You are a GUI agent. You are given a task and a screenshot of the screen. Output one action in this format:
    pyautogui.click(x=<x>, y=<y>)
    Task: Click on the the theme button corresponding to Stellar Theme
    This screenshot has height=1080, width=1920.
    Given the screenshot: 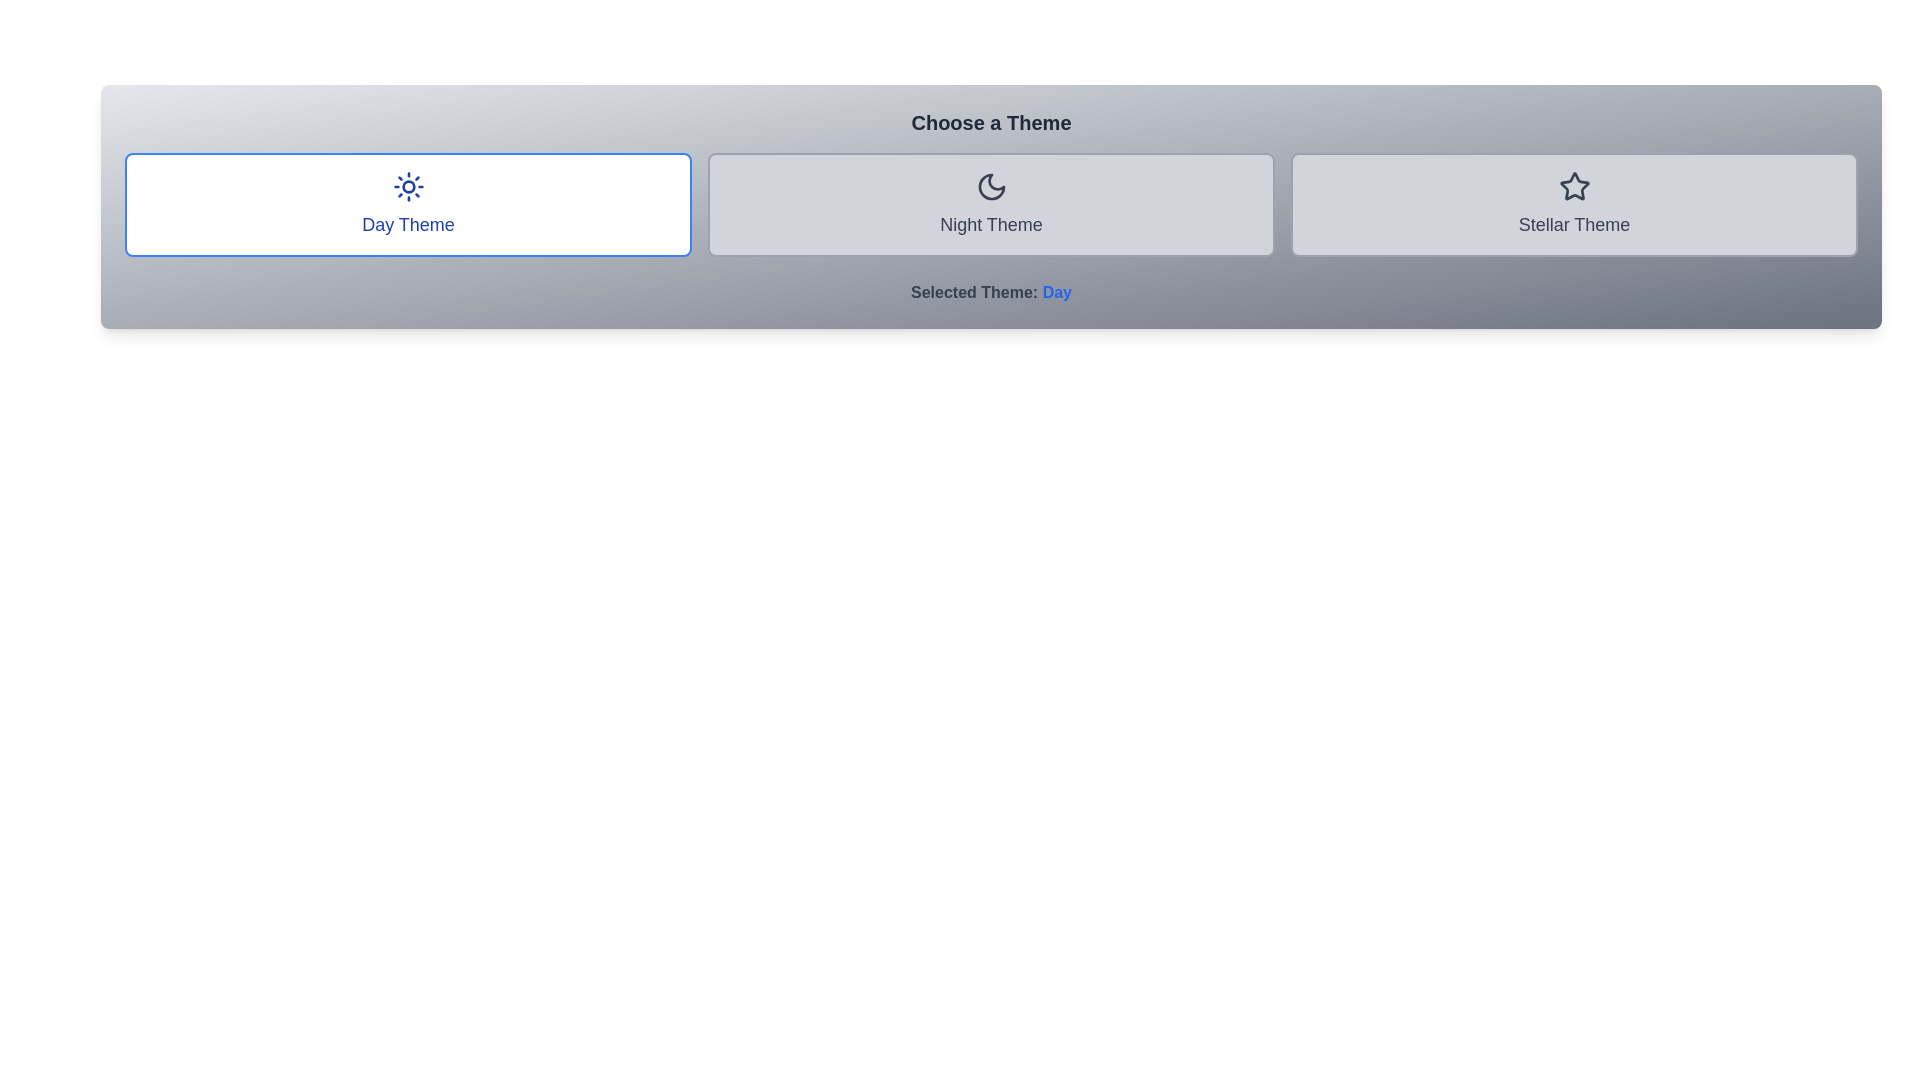 What is the action you would take?
    pyautogui.click(x=1573, y=204)
    